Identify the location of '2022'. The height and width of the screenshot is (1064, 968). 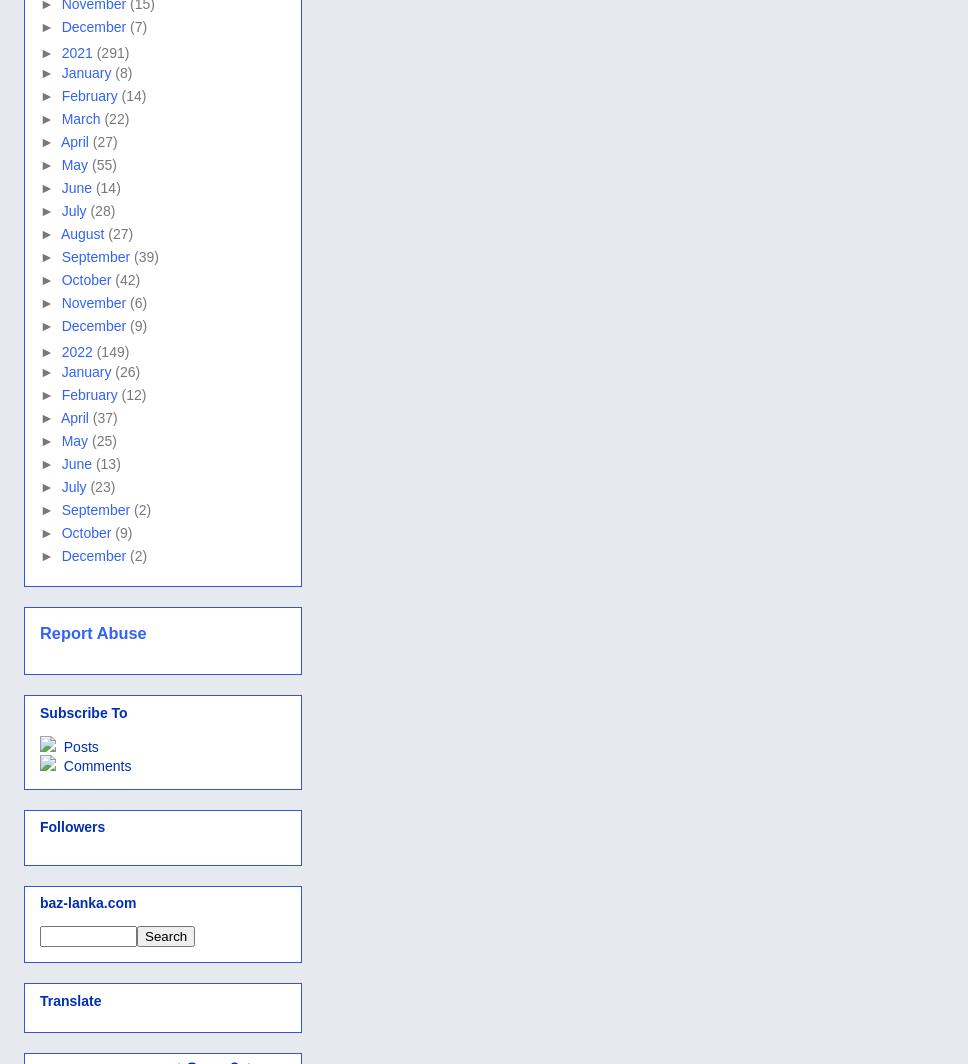
(77, 351).